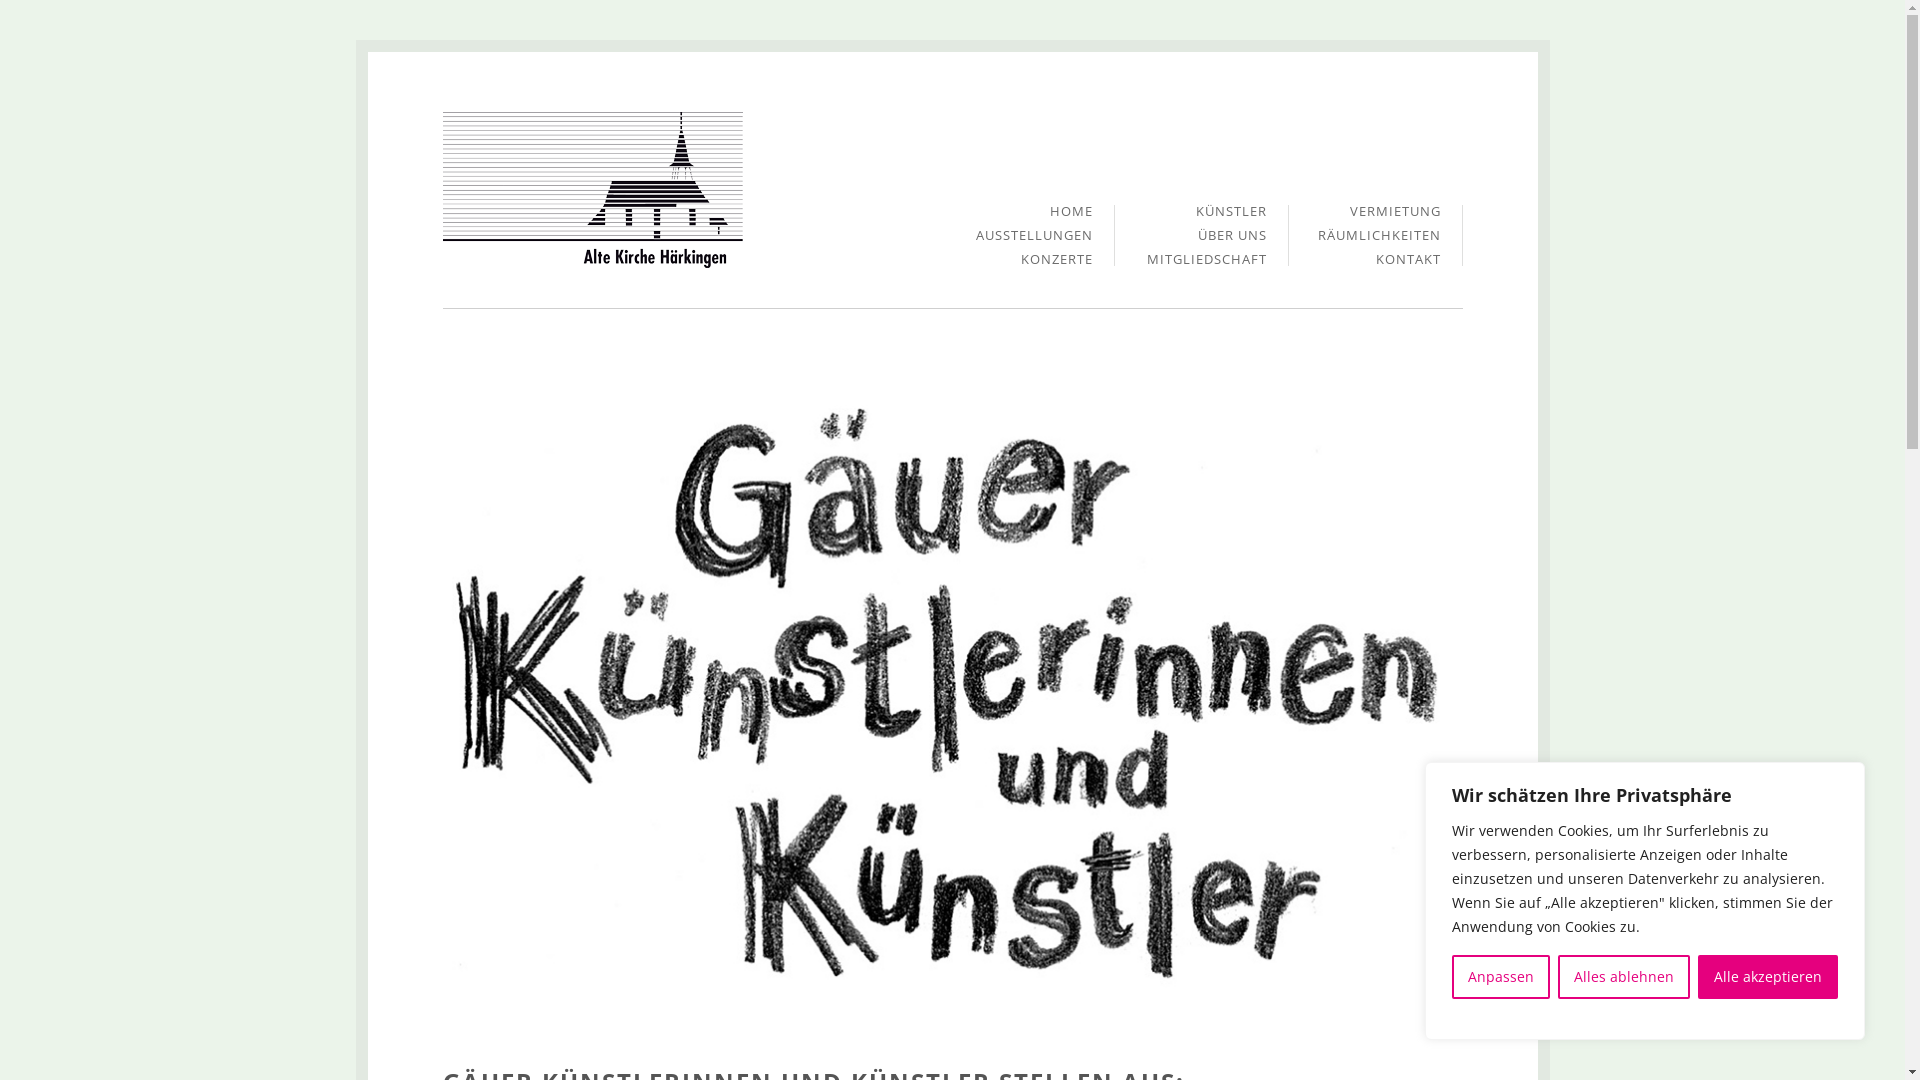 The width and height of the screenshot is (1920, 1080). I want to click on 'VERMIETUNG', so click(1394, 216).